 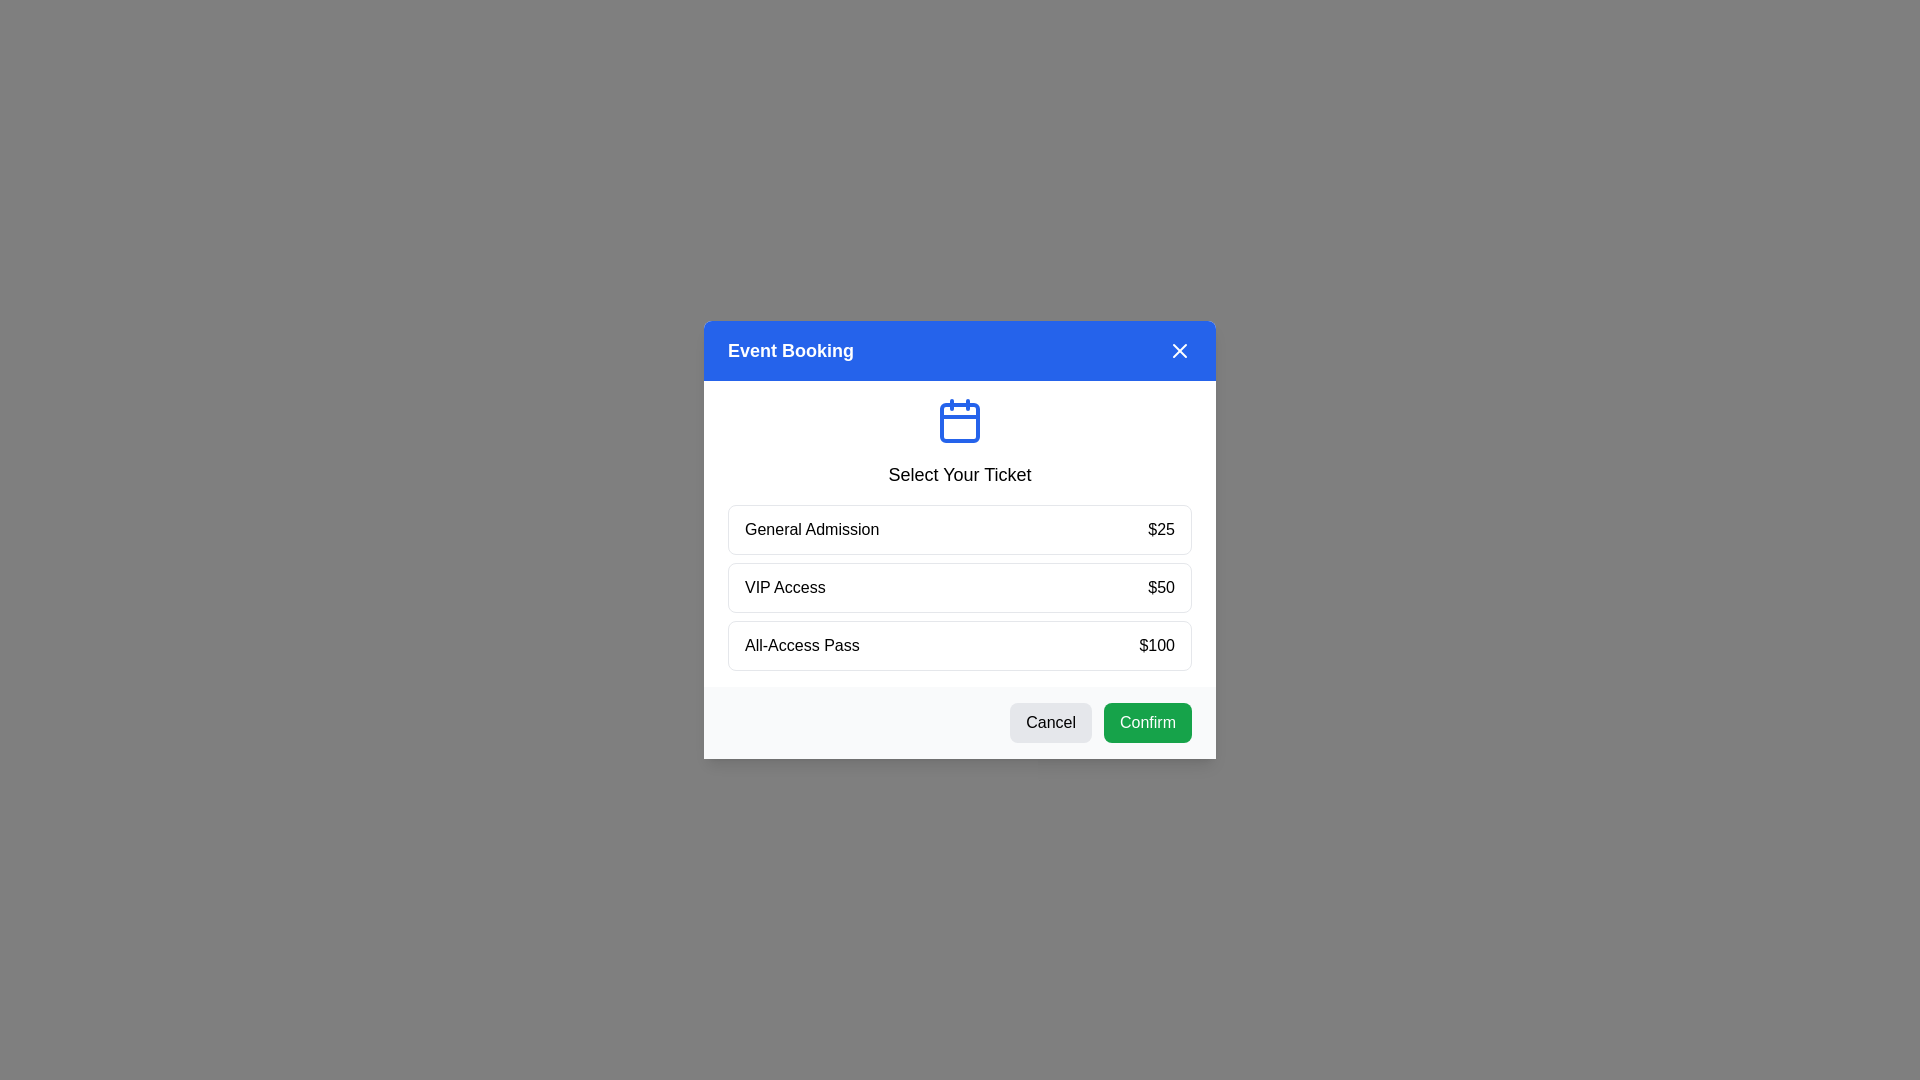 What do you see at coordinates (1147, 722) in the screenshot?
I see `the 'Confirm' button, which is a rectangular button with a green background and white text` at bounding box center [1147, 722].